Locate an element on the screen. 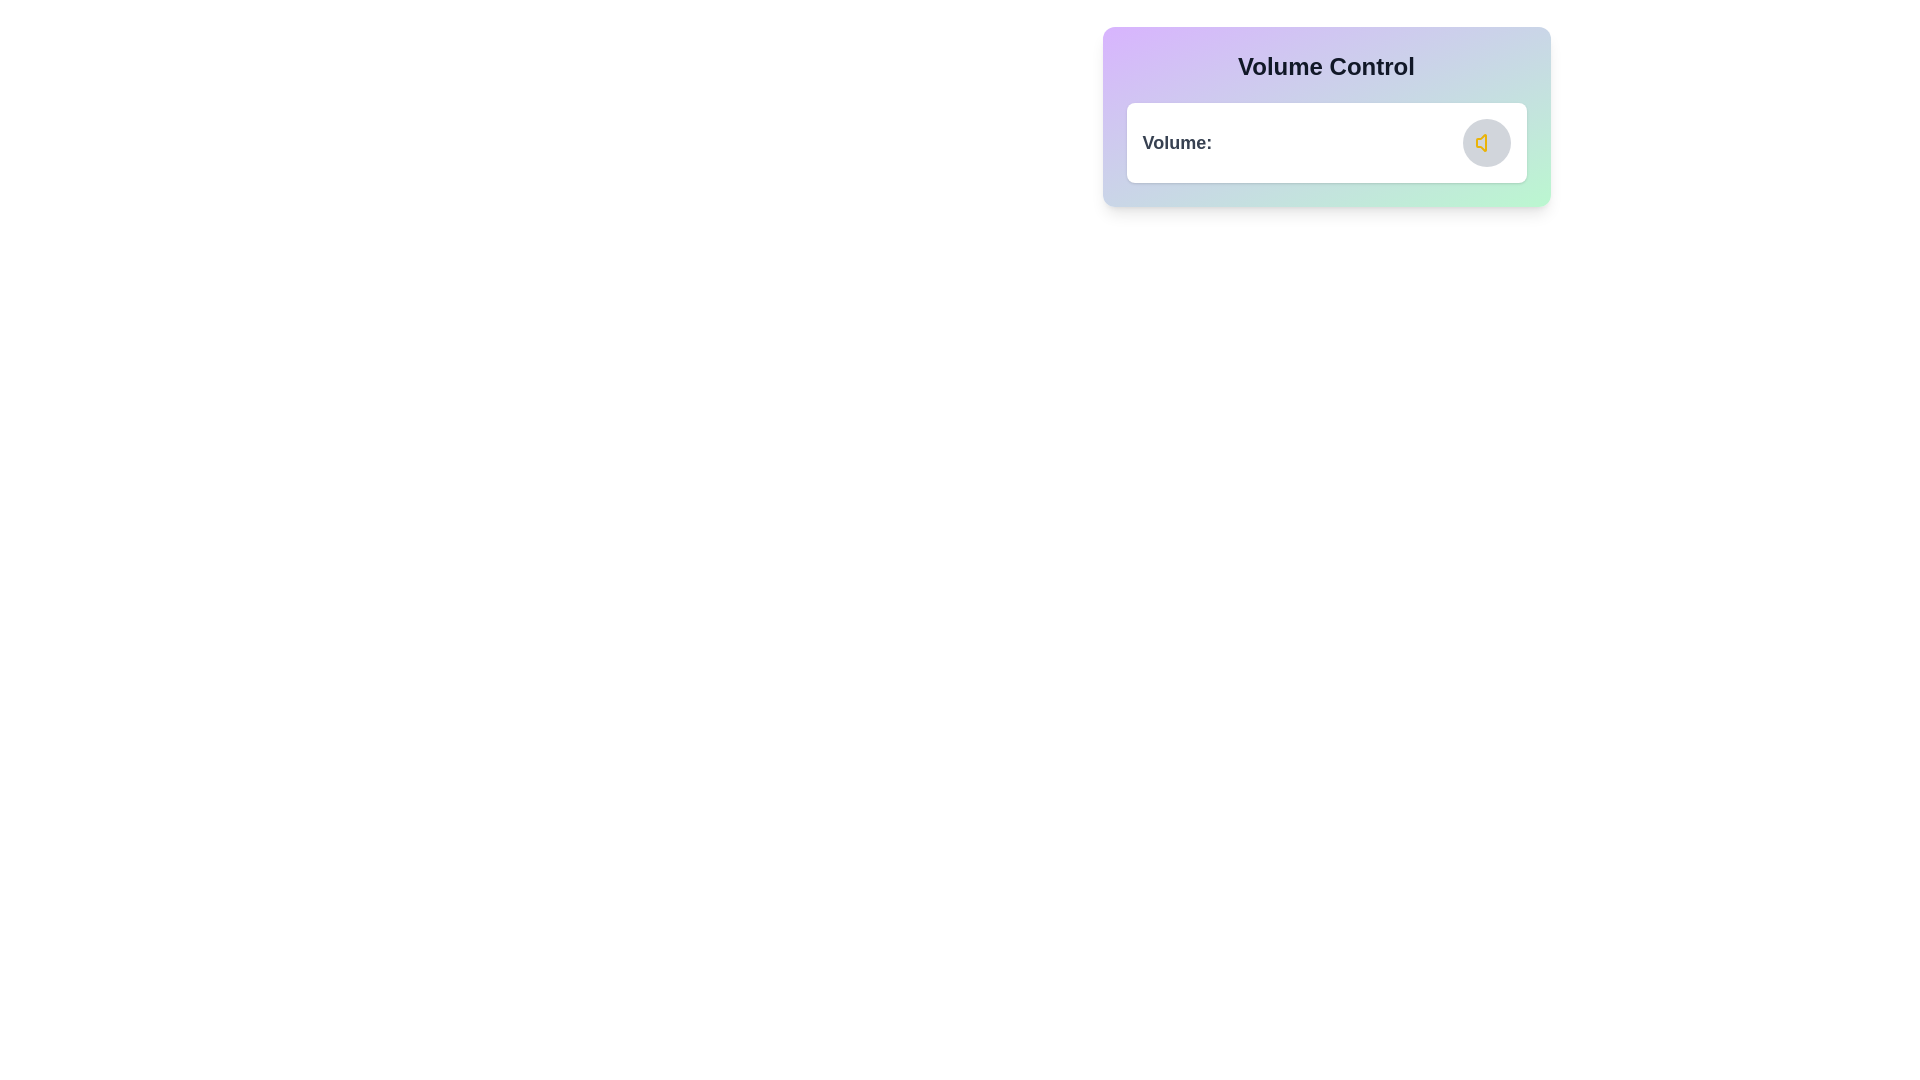  volume button to change the volume state is located at coordinates (1486, 141).